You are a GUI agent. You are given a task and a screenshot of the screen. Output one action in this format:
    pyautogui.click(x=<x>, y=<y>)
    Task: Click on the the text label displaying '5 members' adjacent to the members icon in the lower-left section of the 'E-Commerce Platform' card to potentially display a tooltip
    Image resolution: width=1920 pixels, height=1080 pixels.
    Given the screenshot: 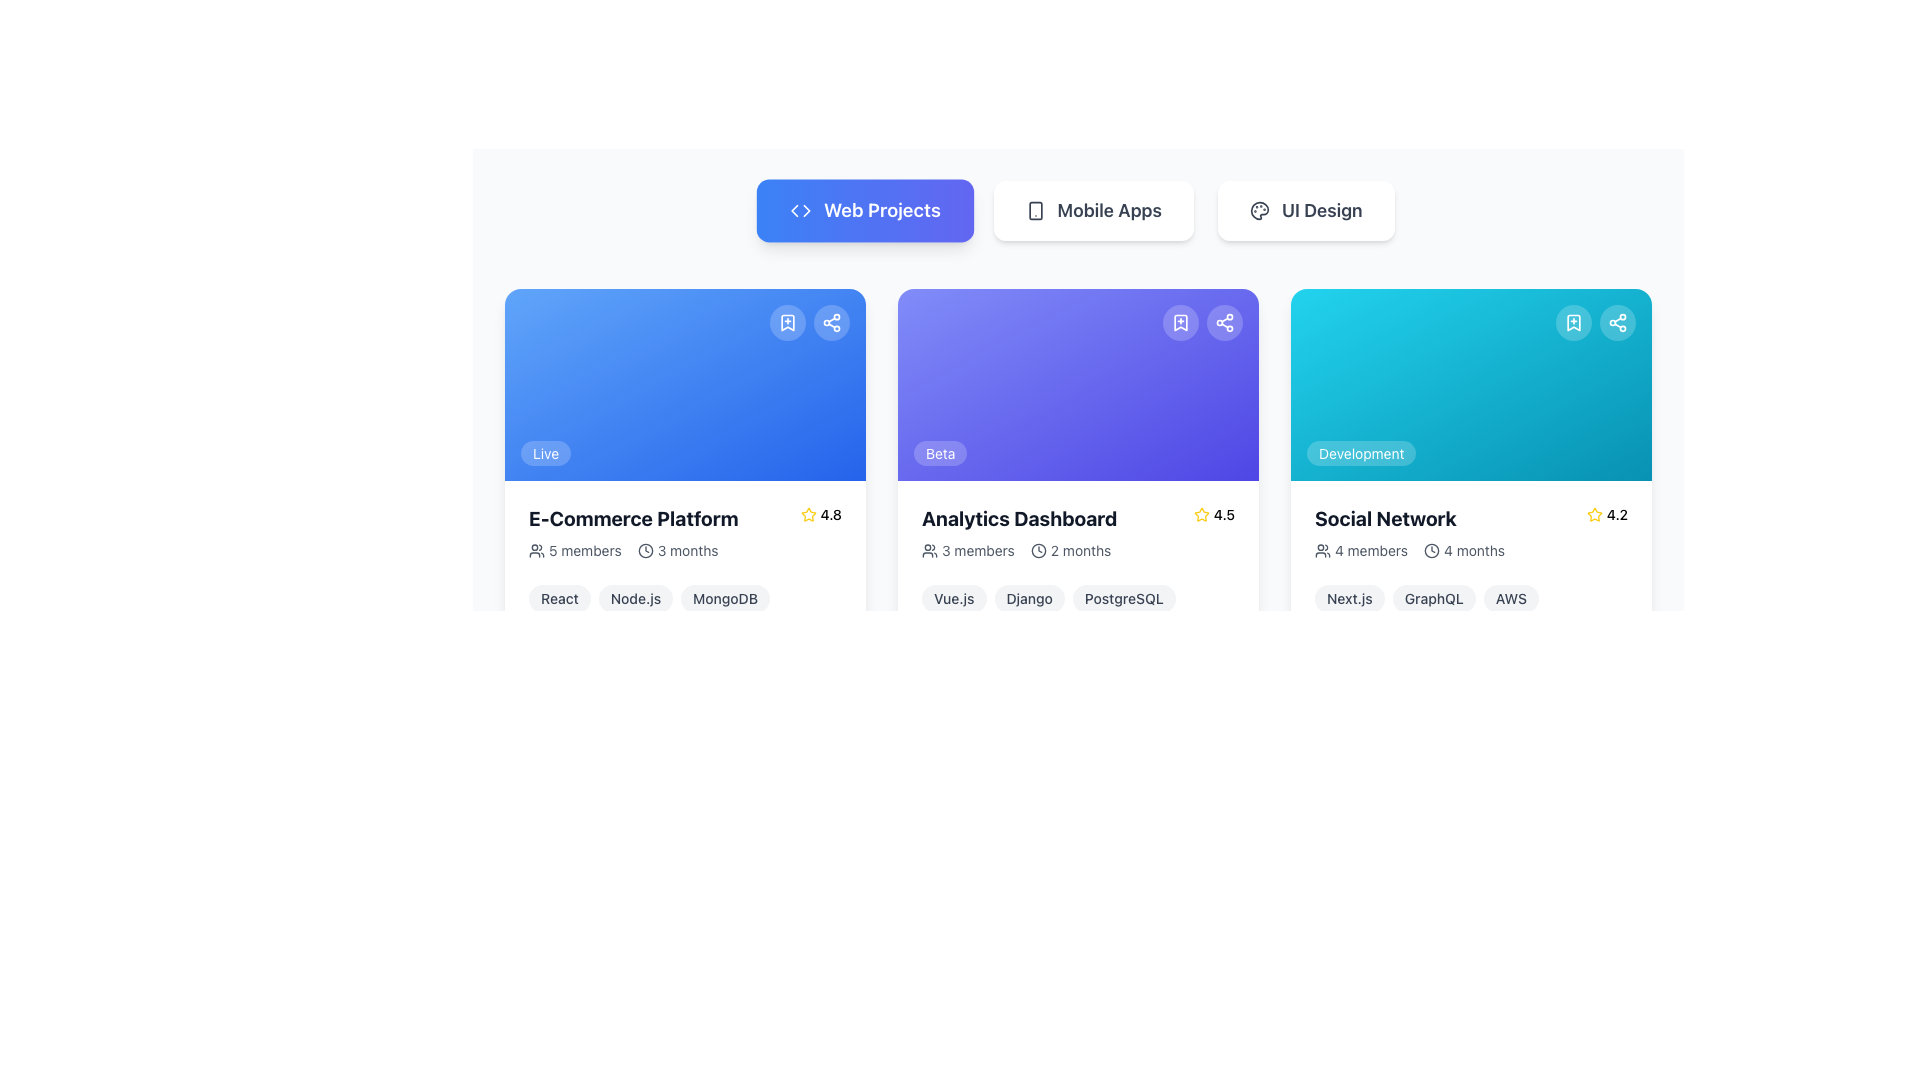 What is the action you would take?
    pyautogui.click(x=584, y=551)
    